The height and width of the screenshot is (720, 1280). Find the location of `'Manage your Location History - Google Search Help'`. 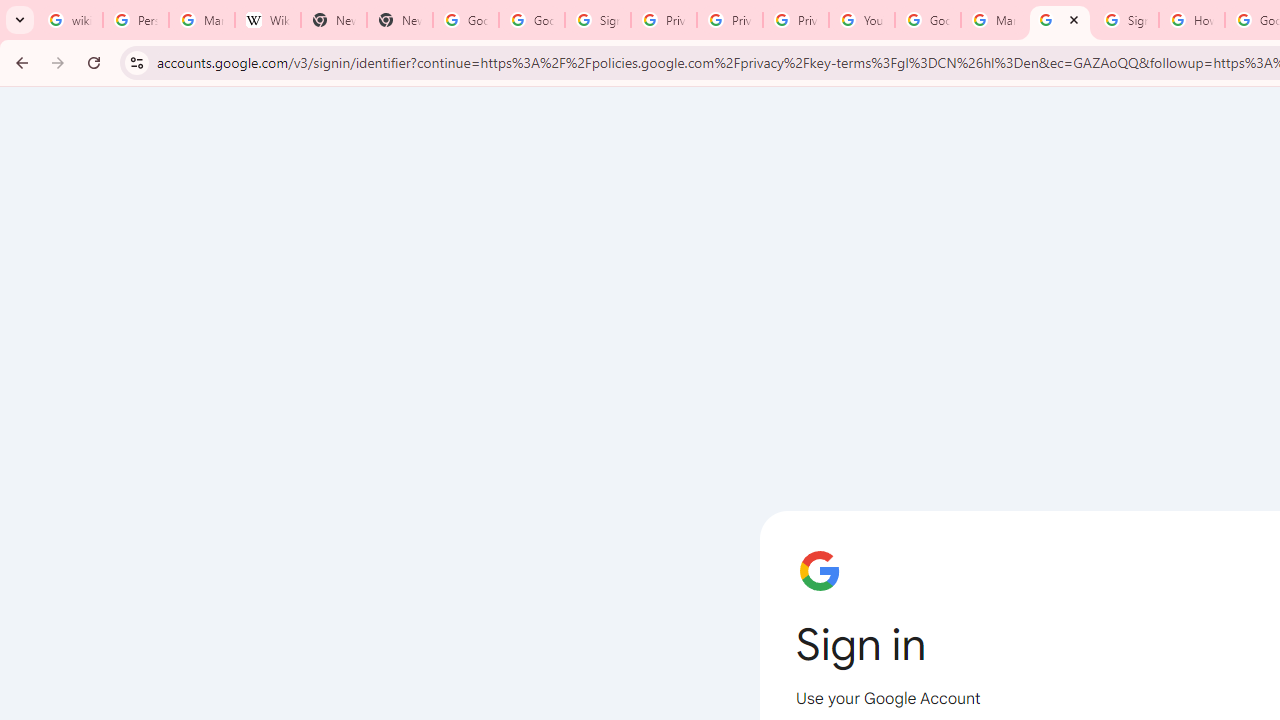

'Manage your Location History - Google Search Help' is located at coordinates (202, 20).